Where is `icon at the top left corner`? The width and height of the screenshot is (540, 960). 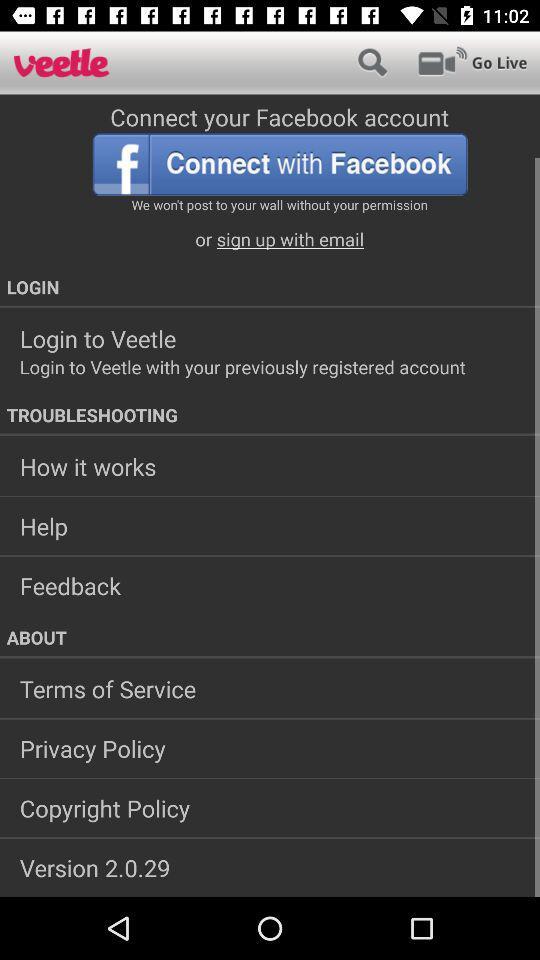
icon at the top left corner is located at coordinates (61, 62).